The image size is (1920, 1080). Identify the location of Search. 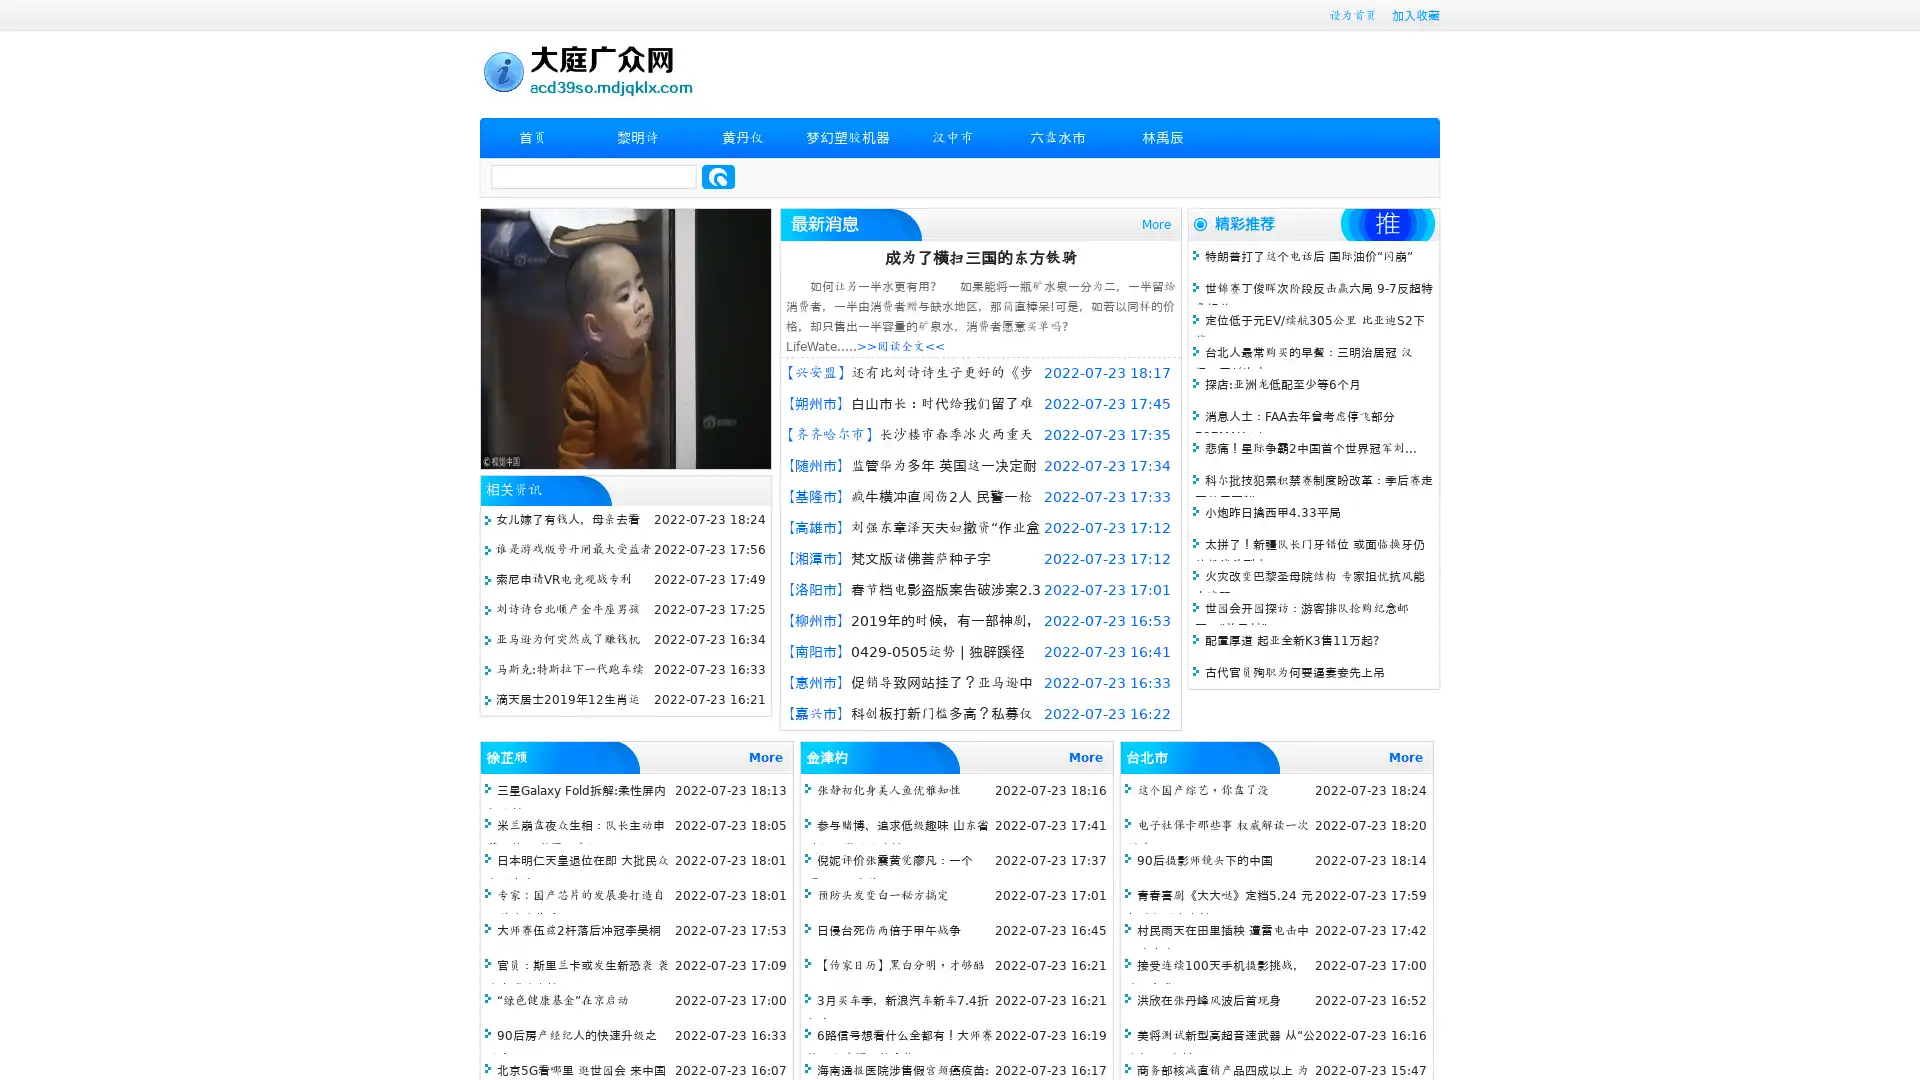
(718, 176).